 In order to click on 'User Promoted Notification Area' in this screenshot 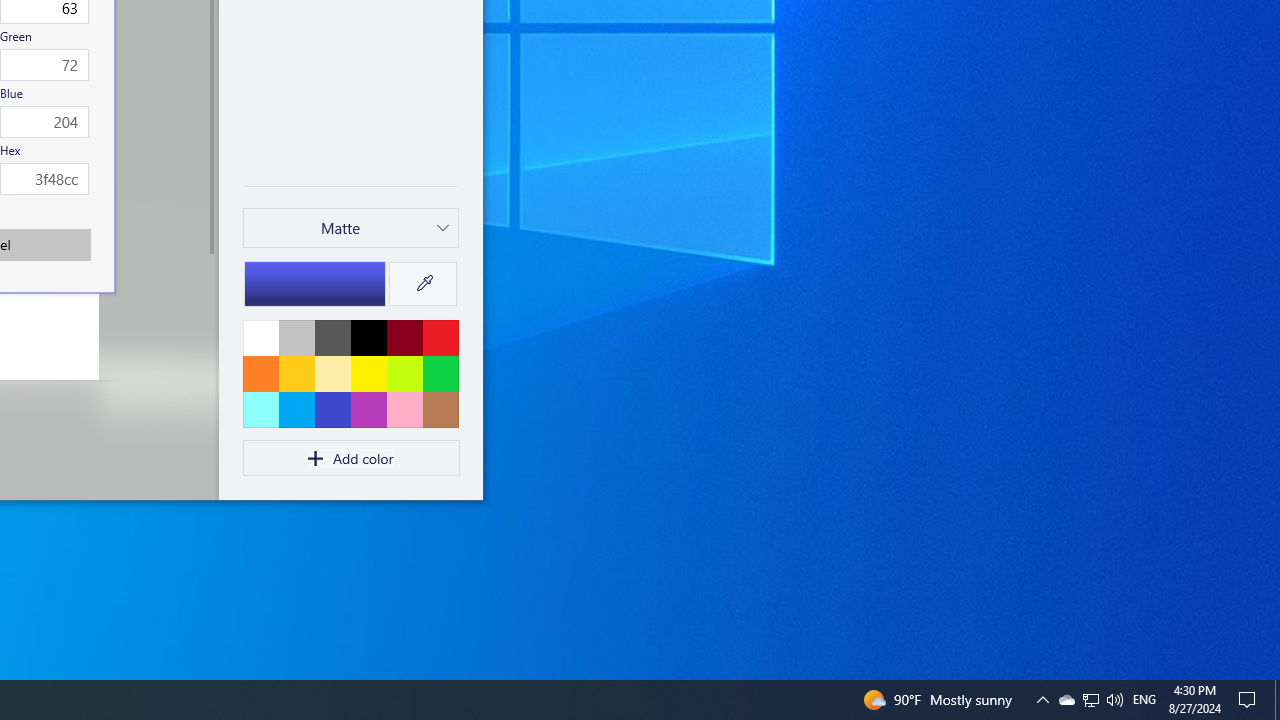, I will do `click(1089, 698)`.